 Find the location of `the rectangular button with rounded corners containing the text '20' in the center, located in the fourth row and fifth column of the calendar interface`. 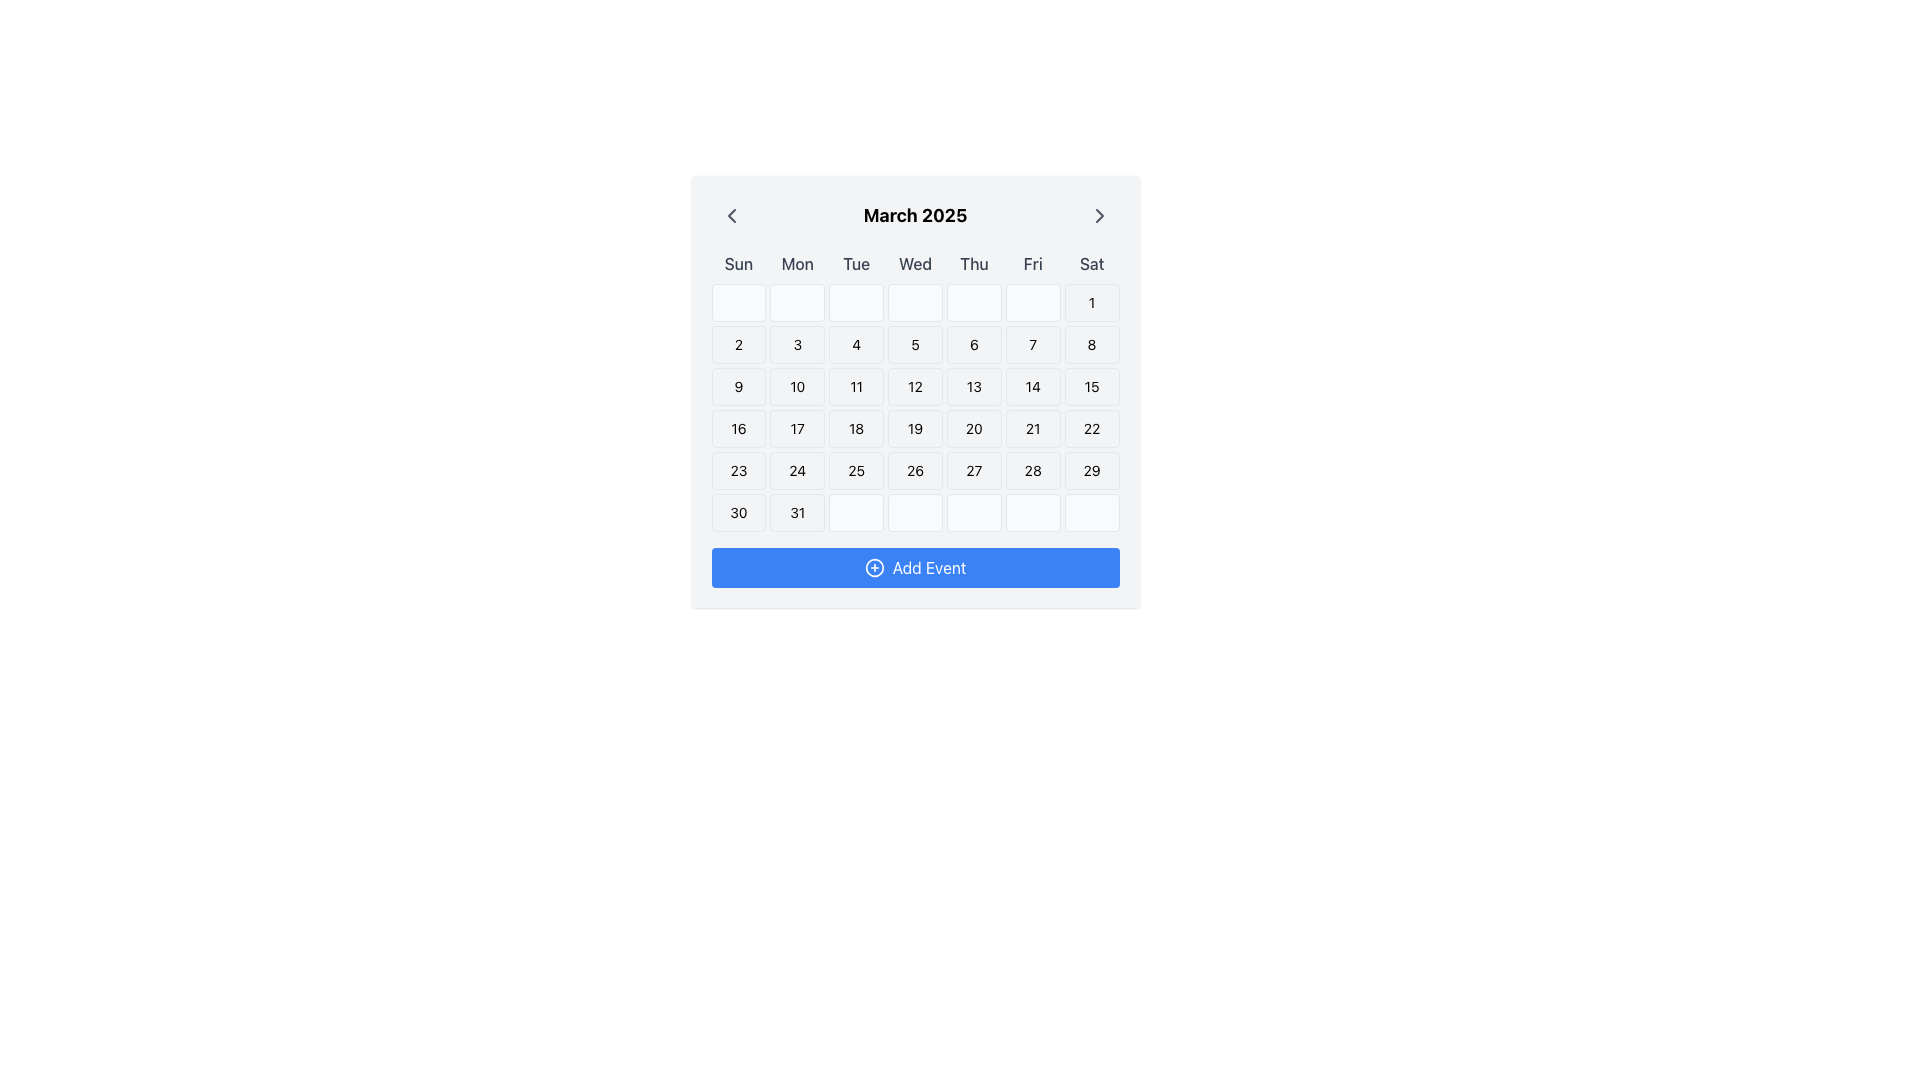

the rectangular button with rounded corners containing the text '20' in the center, located in the fourth row and fifth column of the calendar interface is located at coordinates (974, 427).